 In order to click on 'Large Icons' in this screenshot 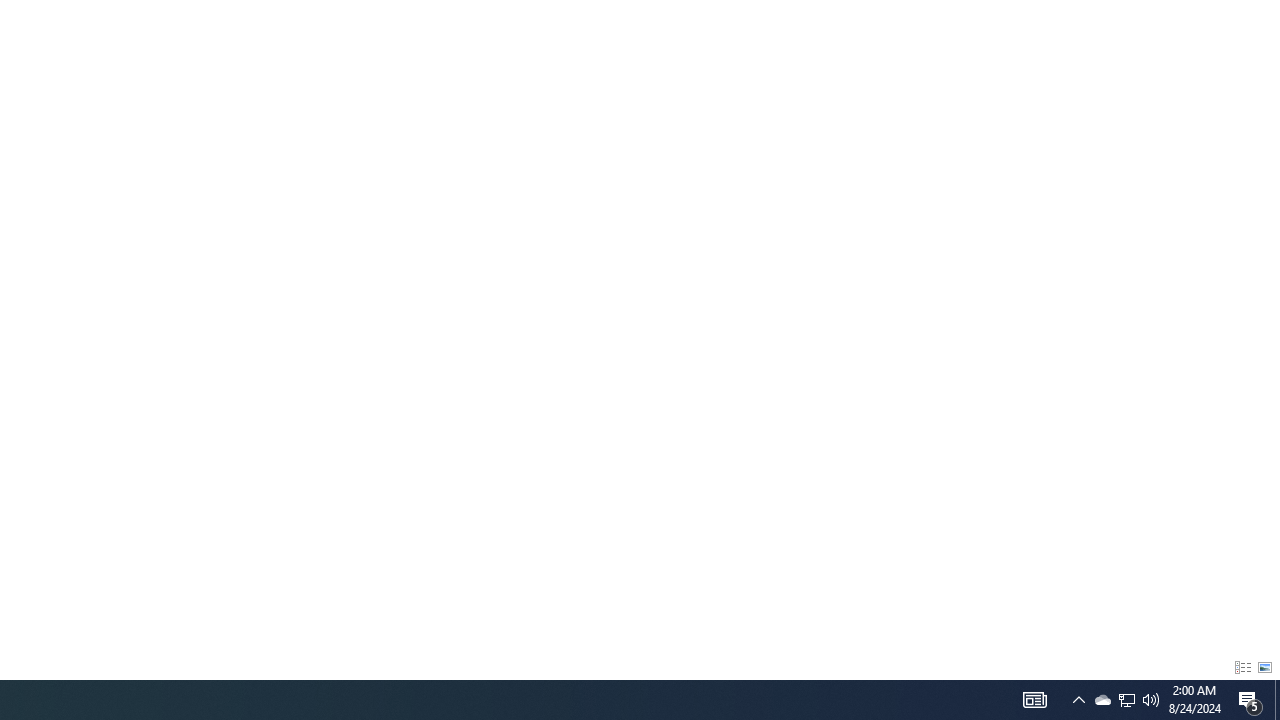, I will do `click(1264, 668)`.